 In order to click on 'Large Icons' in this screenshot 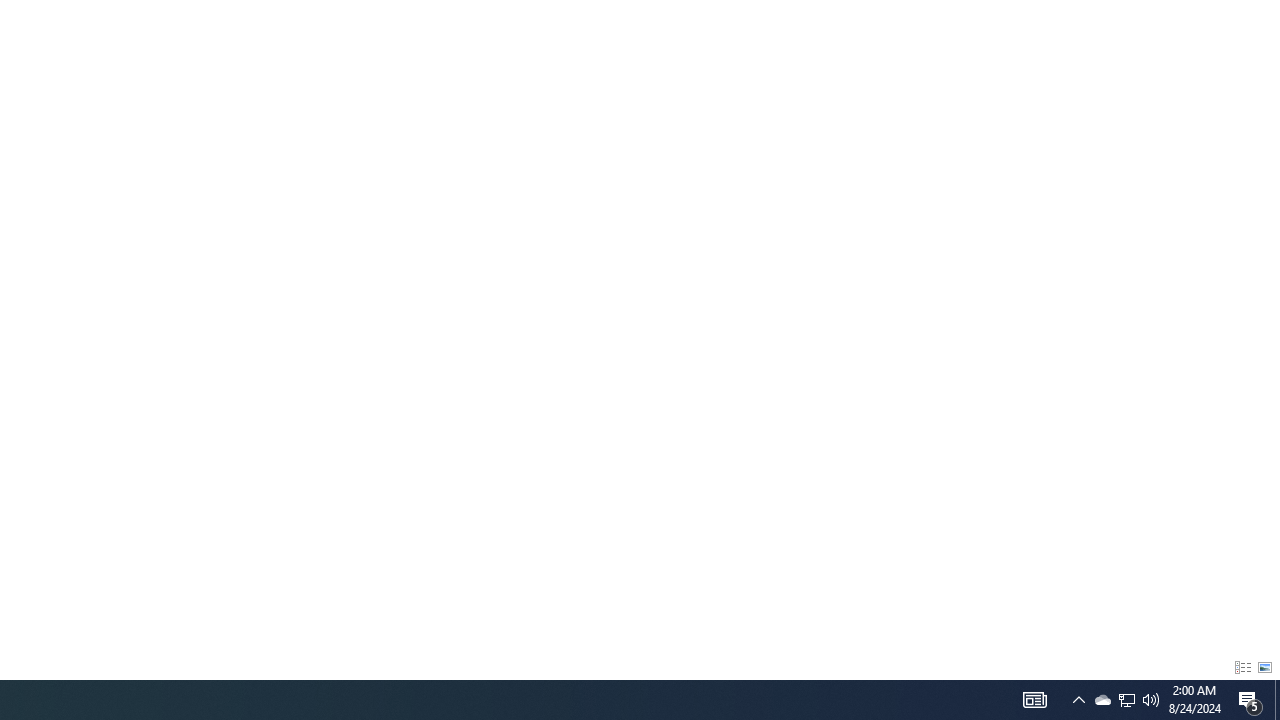, I will do `click(1264, 668)`.